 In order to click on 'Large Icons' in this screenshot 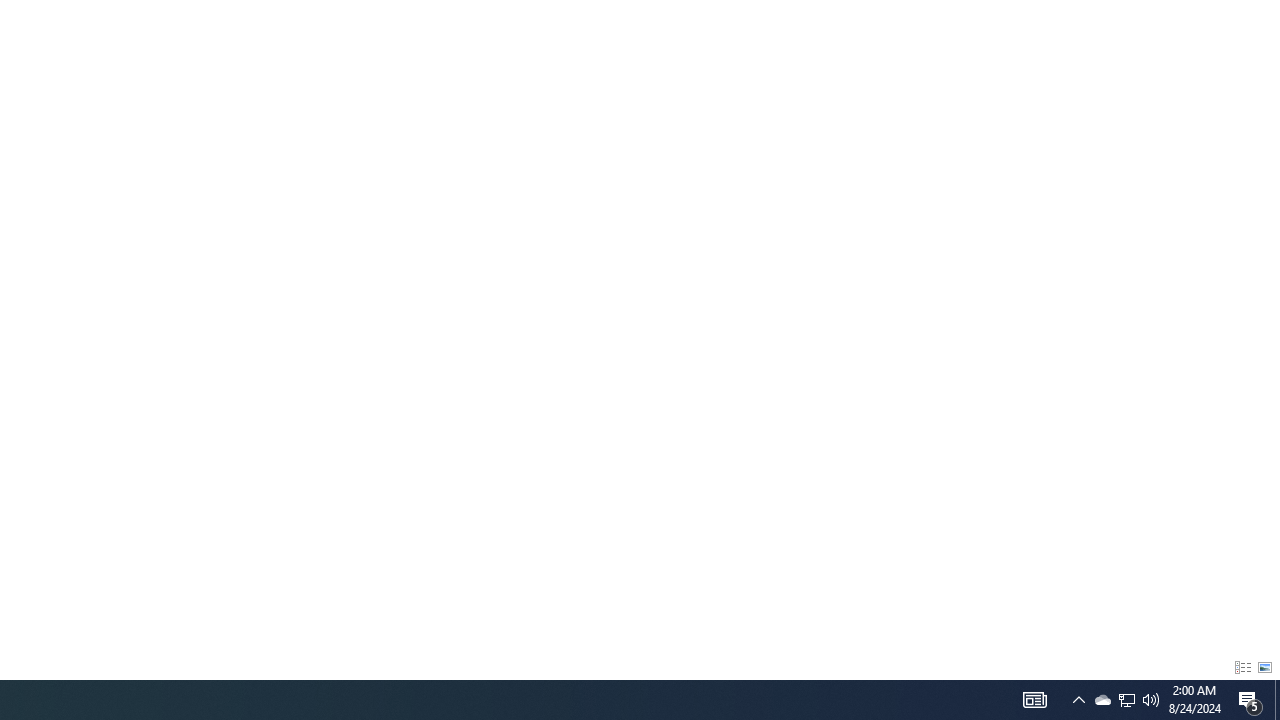, I will do `click(1264, 668)`.